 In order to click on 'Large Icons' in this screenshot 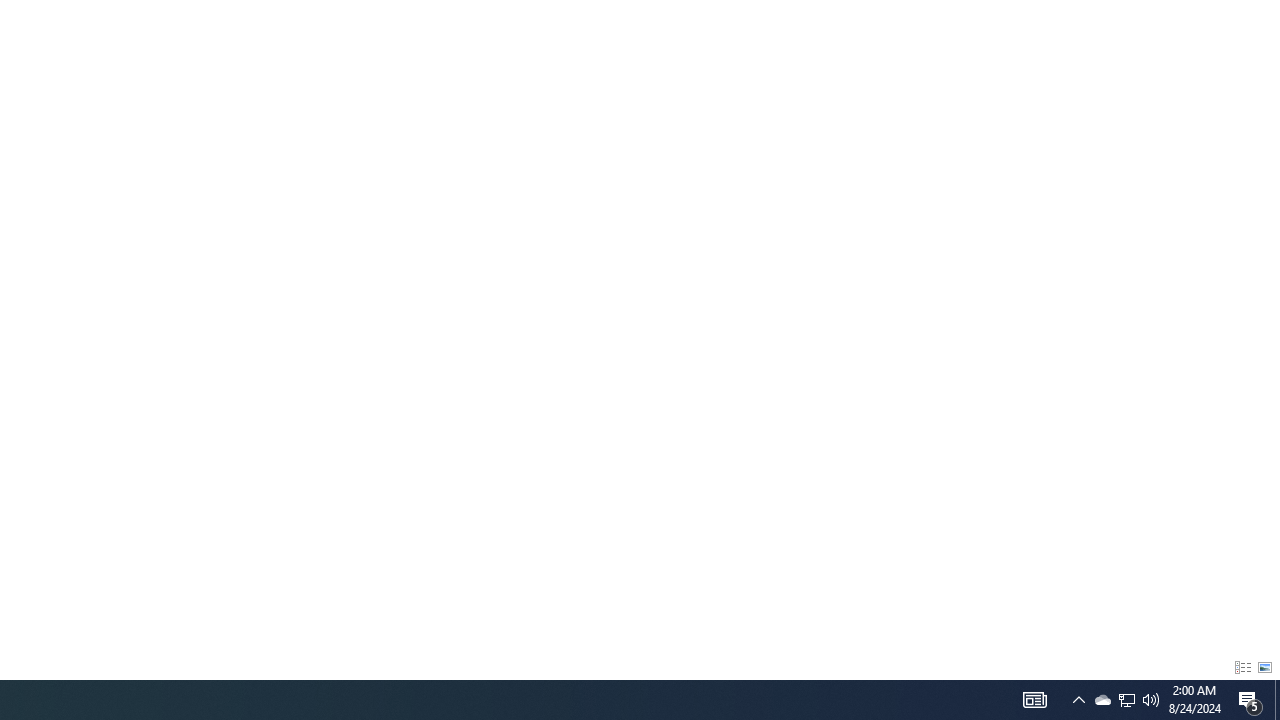, I will do `click(1264, 668)`.